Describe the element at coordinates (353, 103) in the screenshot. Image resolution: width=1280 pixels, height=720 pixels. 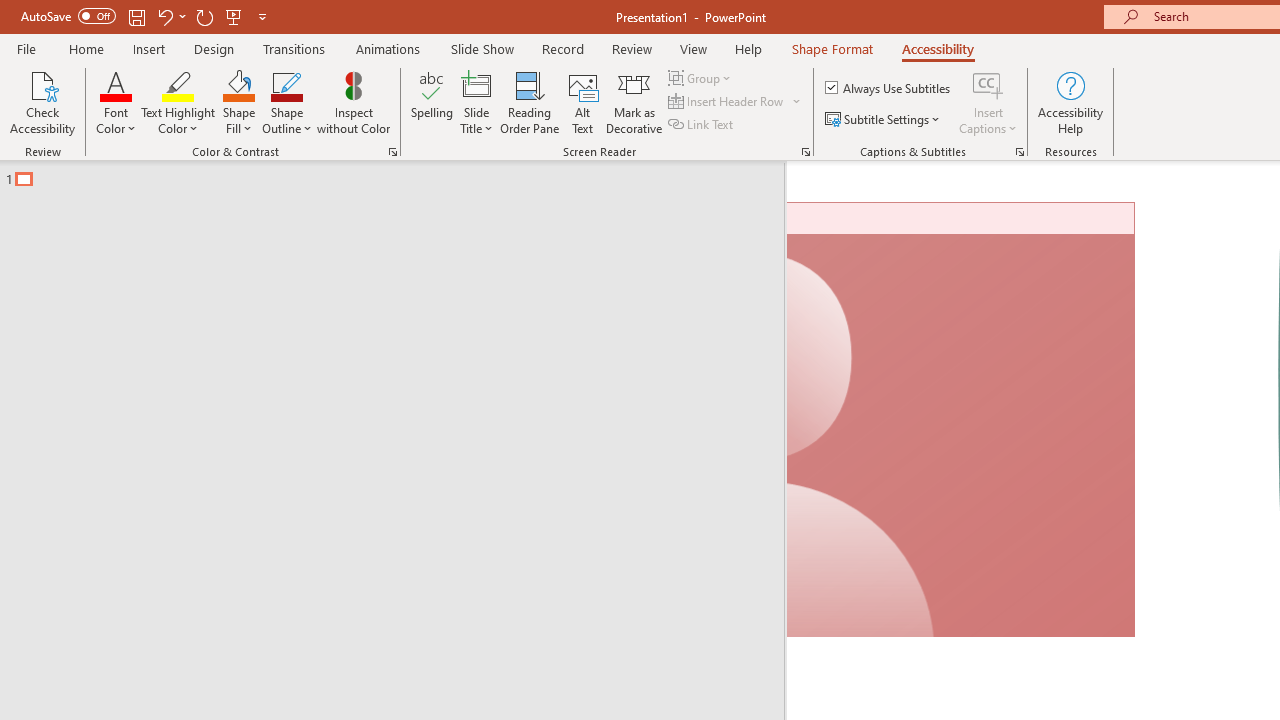
I see `'Inspect without Color'` at that location.